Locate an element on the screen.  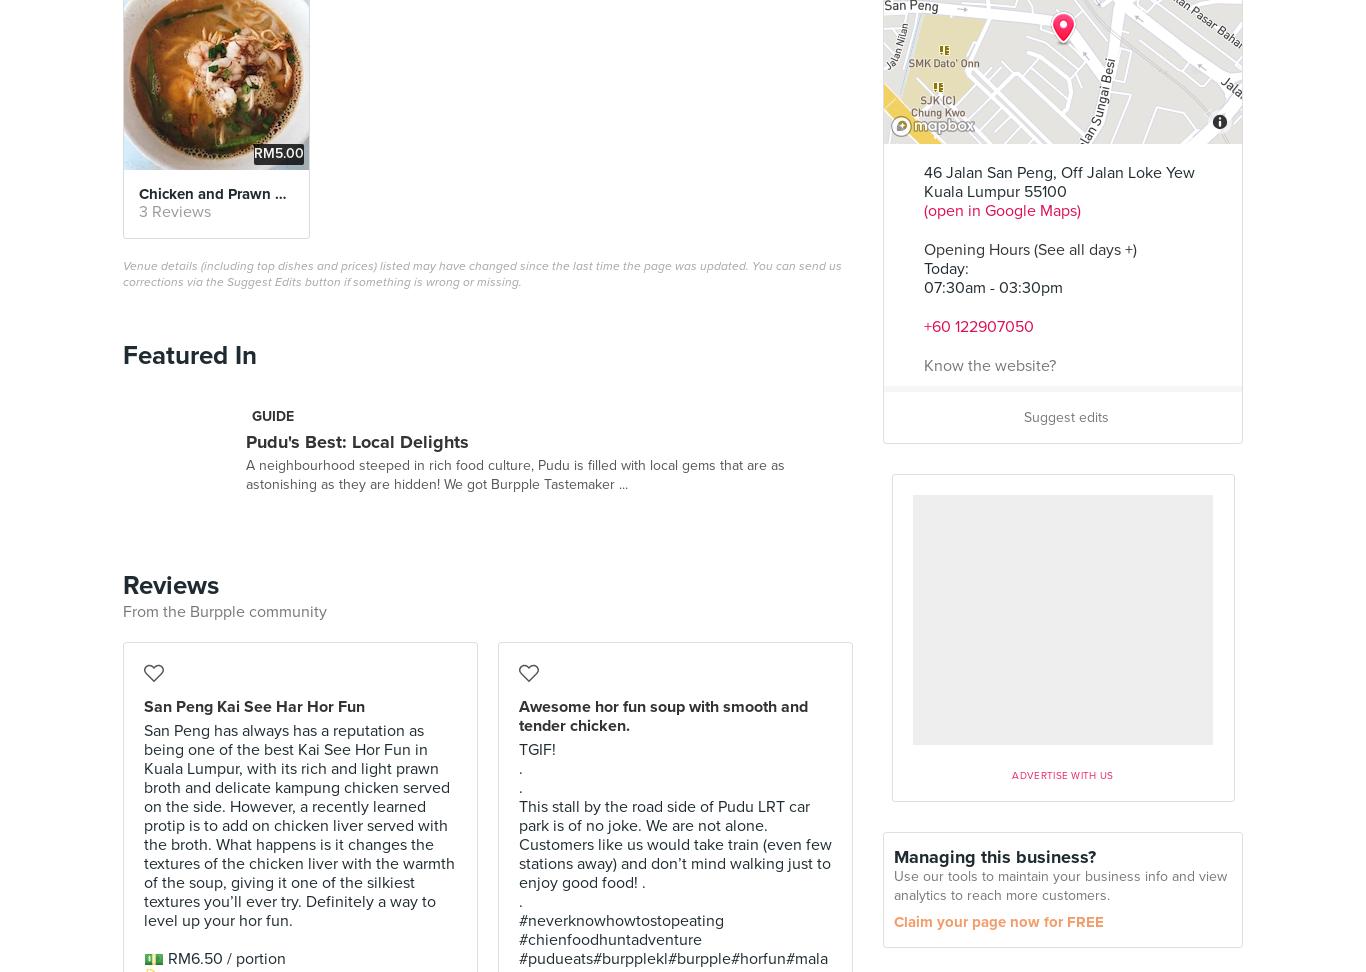
'Use our tools to maintain your business info and view analytics to reach more customers.' is located at coordinates (1059, 885).